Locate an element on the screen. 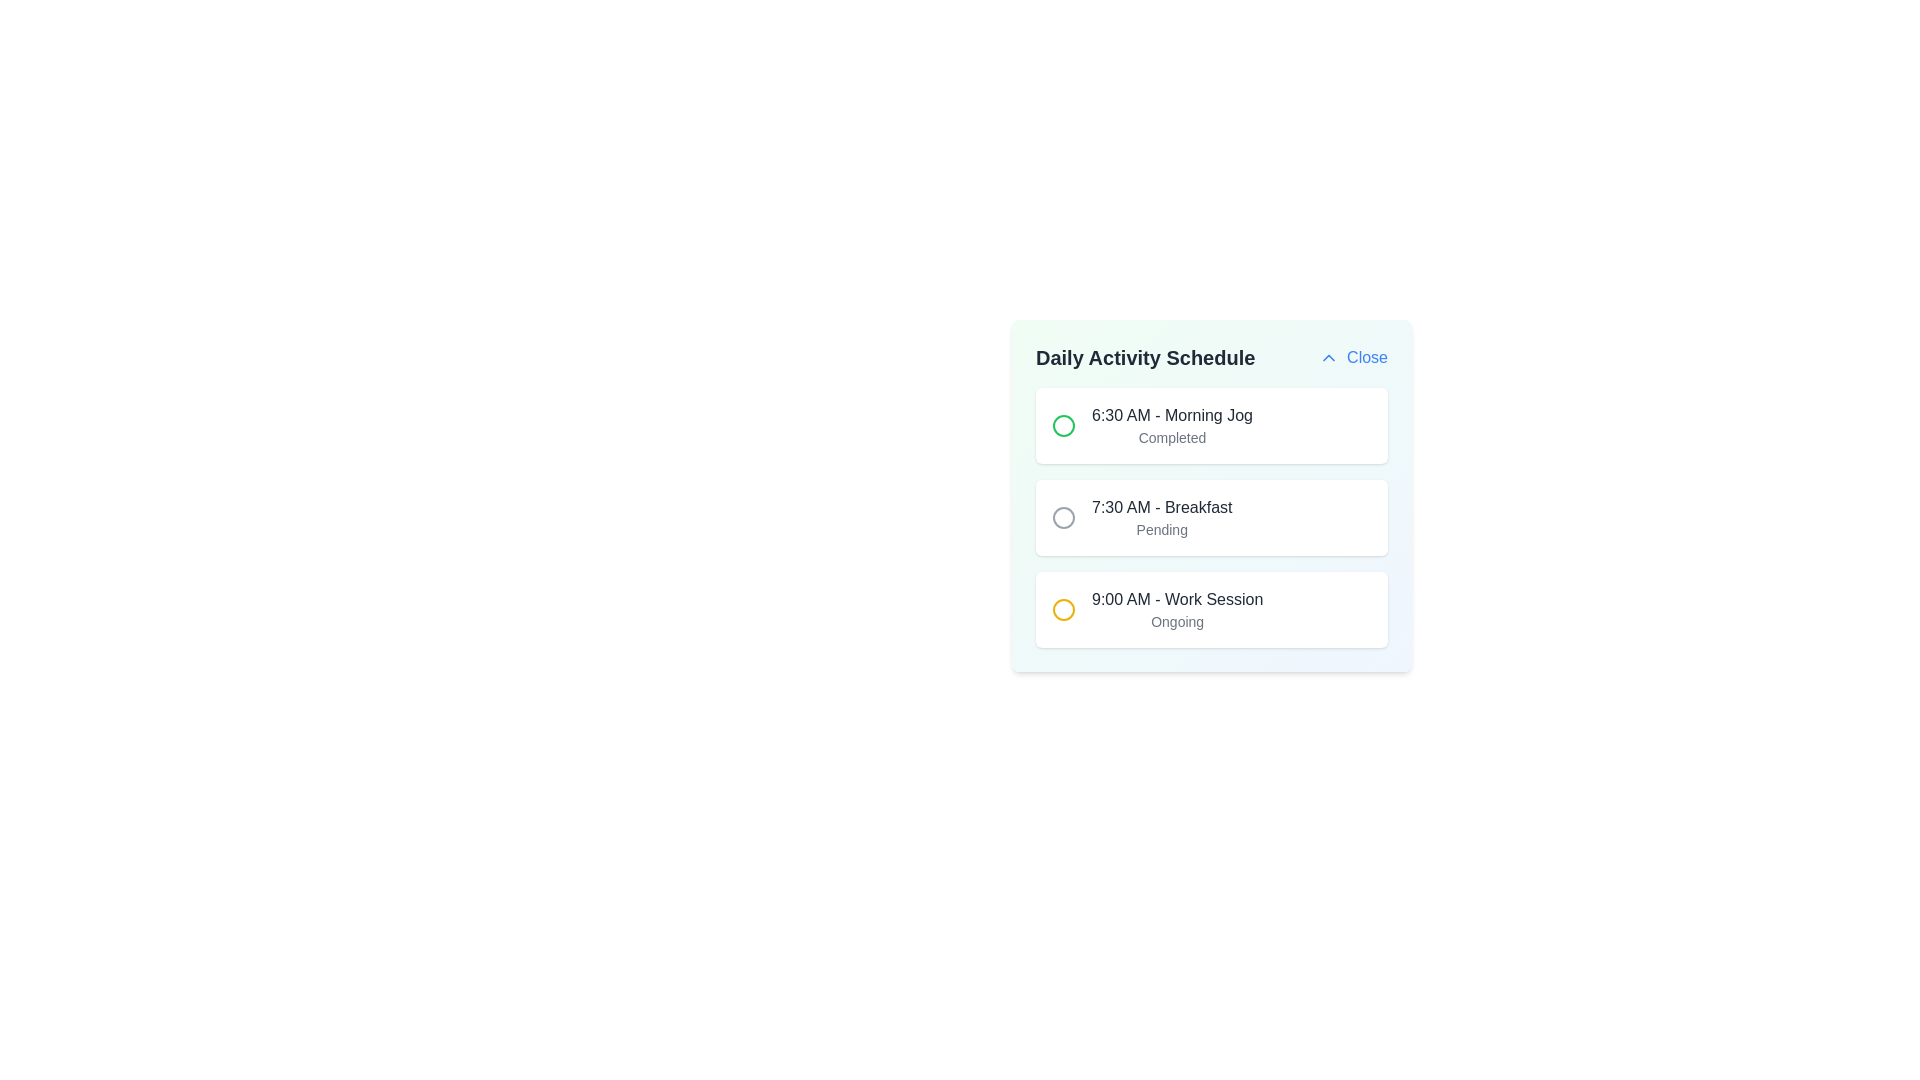 This screenshot has width=1920, height=1080. the text label reading 'Completed' which is styled in light gray color and located below '6:30 AM - Morning Jog' in the activity schedule is located at coordinates (1172, 437).